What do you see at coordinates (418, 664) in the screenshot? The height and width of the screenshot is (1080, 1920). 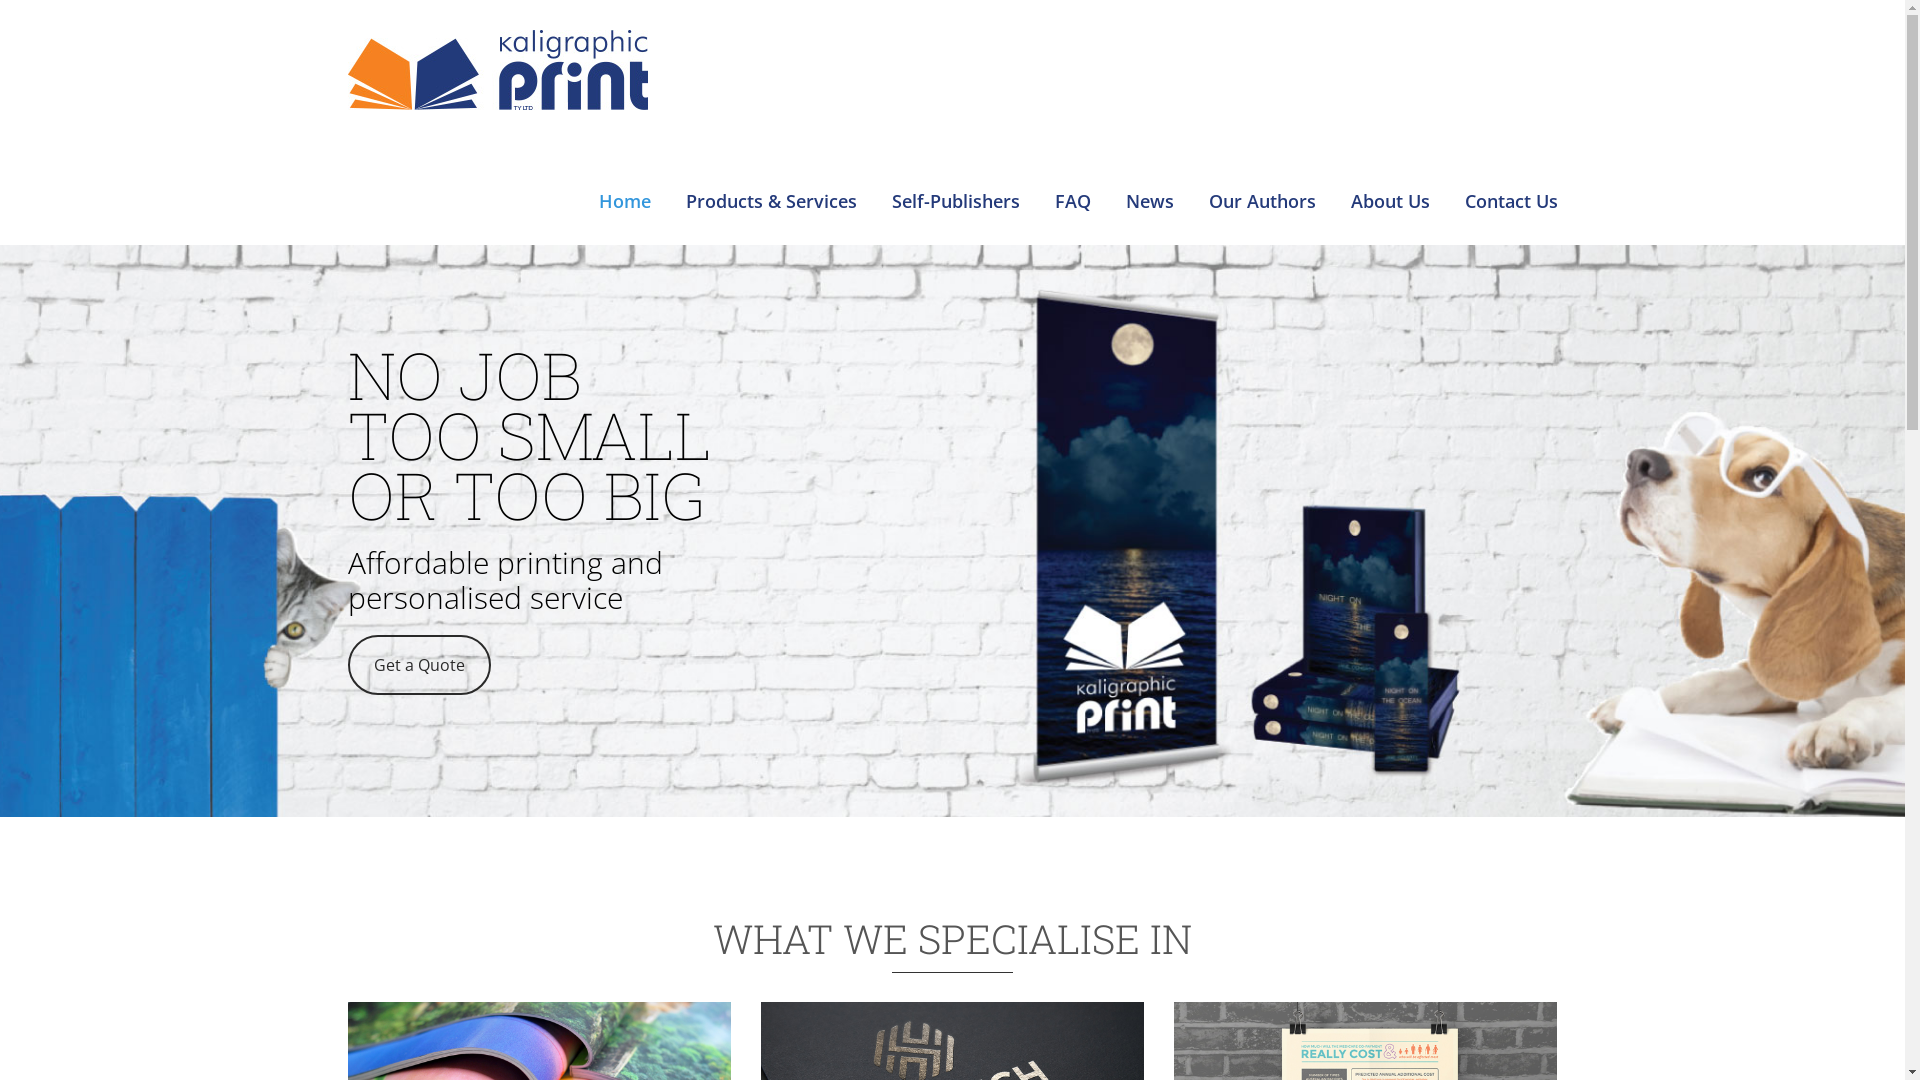 I see `'Get a Quote'` at bounding box center [418, 664].